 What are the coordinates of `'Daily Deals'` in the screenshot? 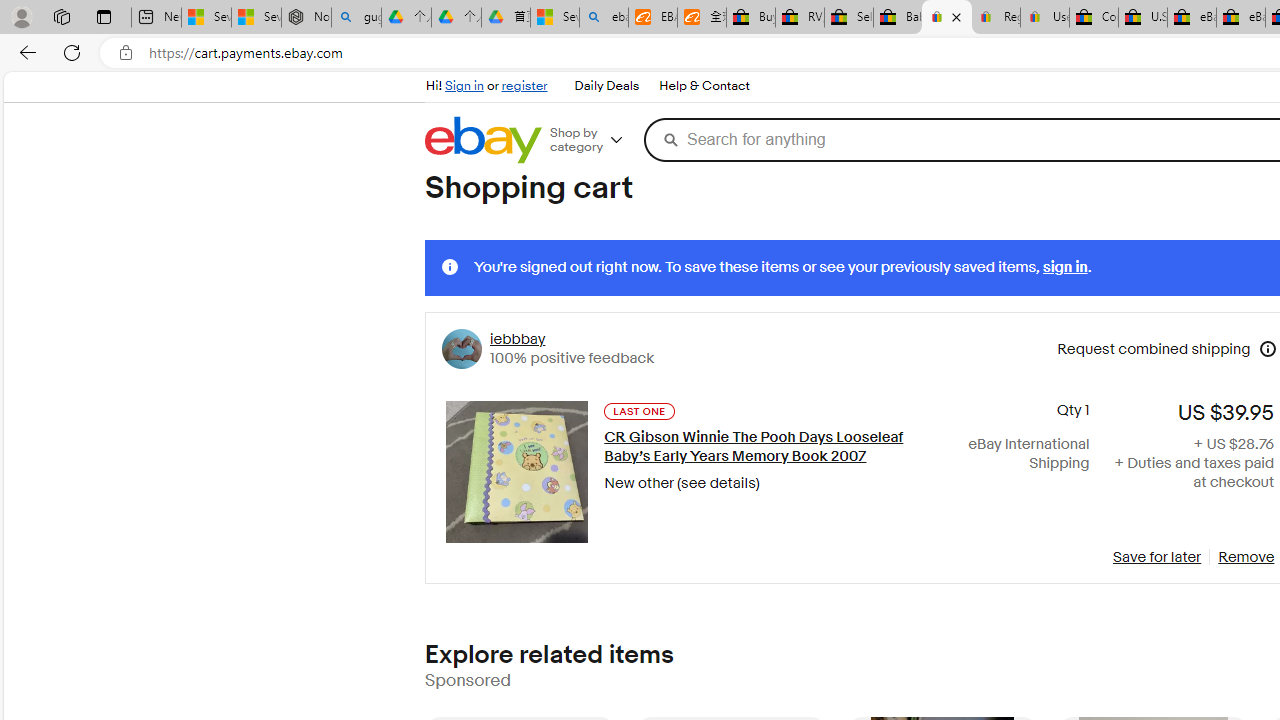 It's located at (605, 86).